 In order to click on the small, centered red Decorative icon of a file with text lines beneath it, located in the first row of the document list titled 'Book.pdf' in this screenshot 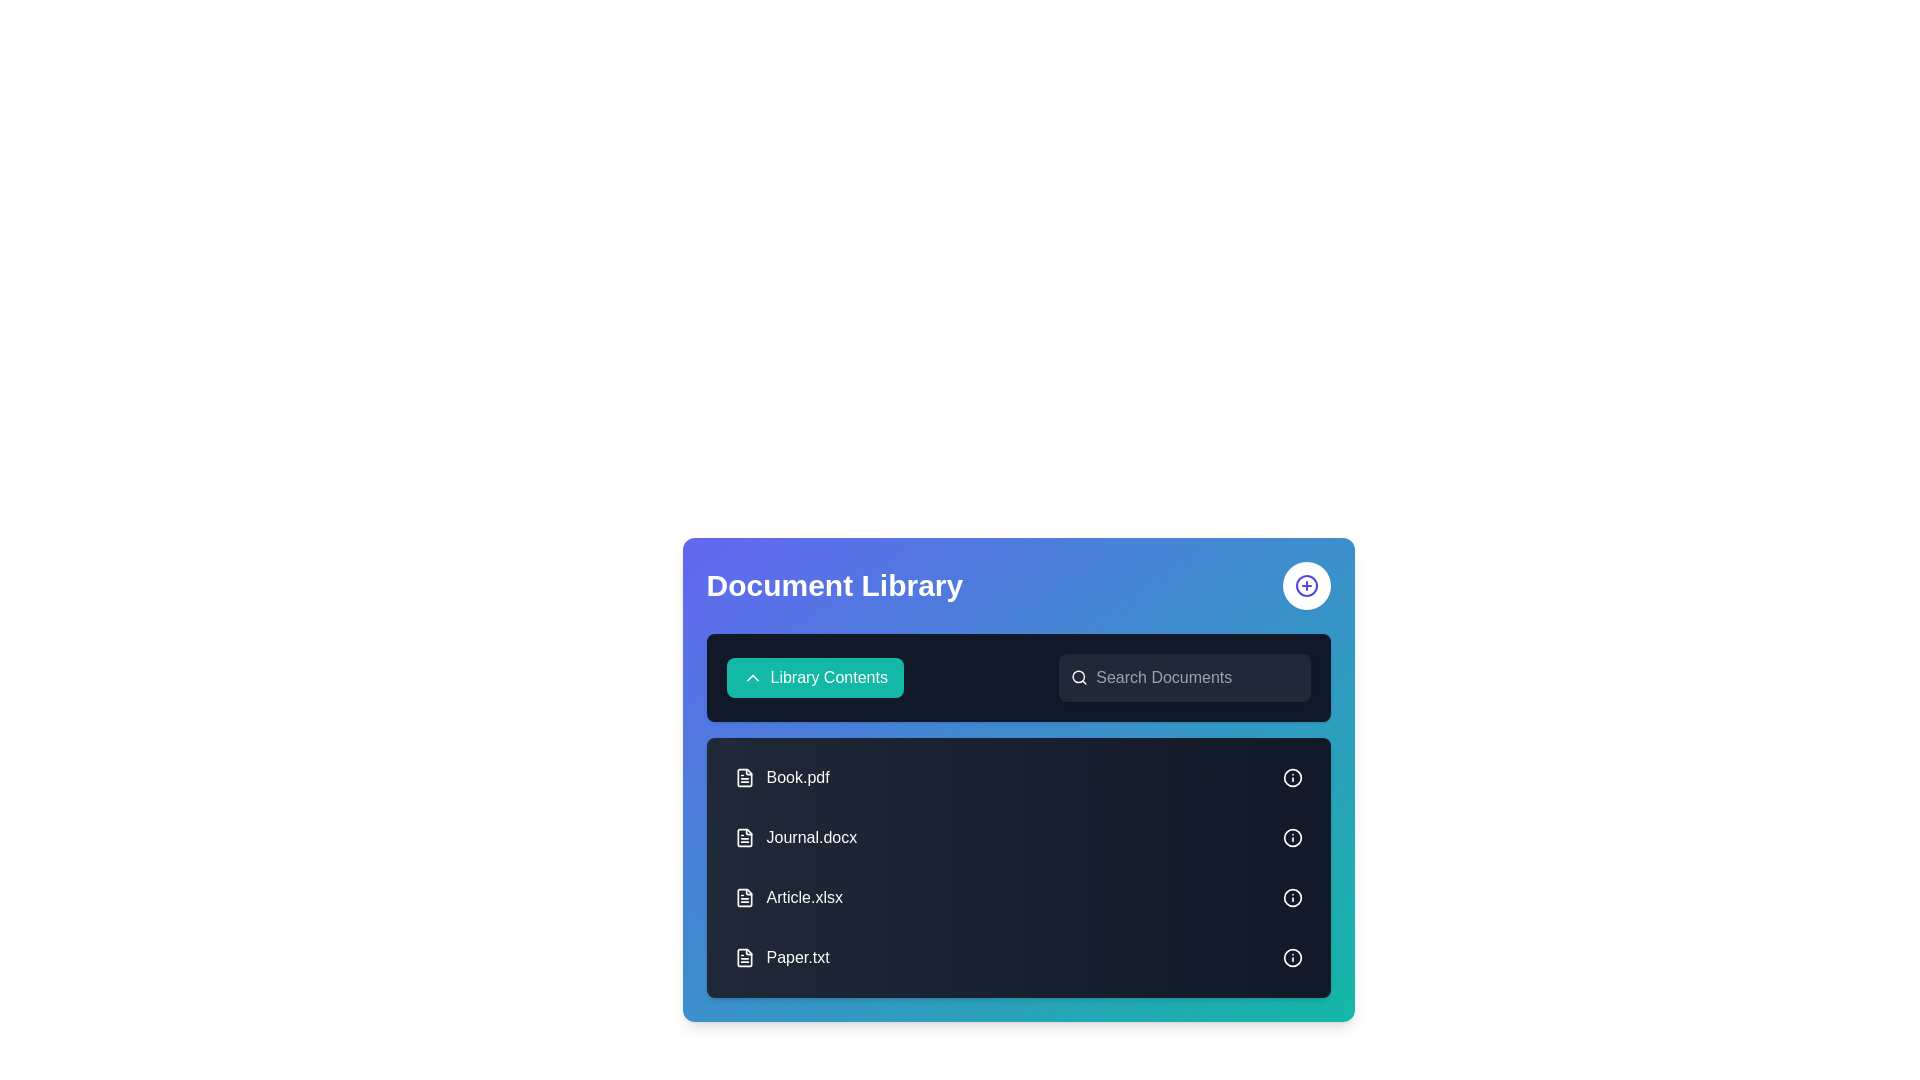, I will do `click(743, 777)`.